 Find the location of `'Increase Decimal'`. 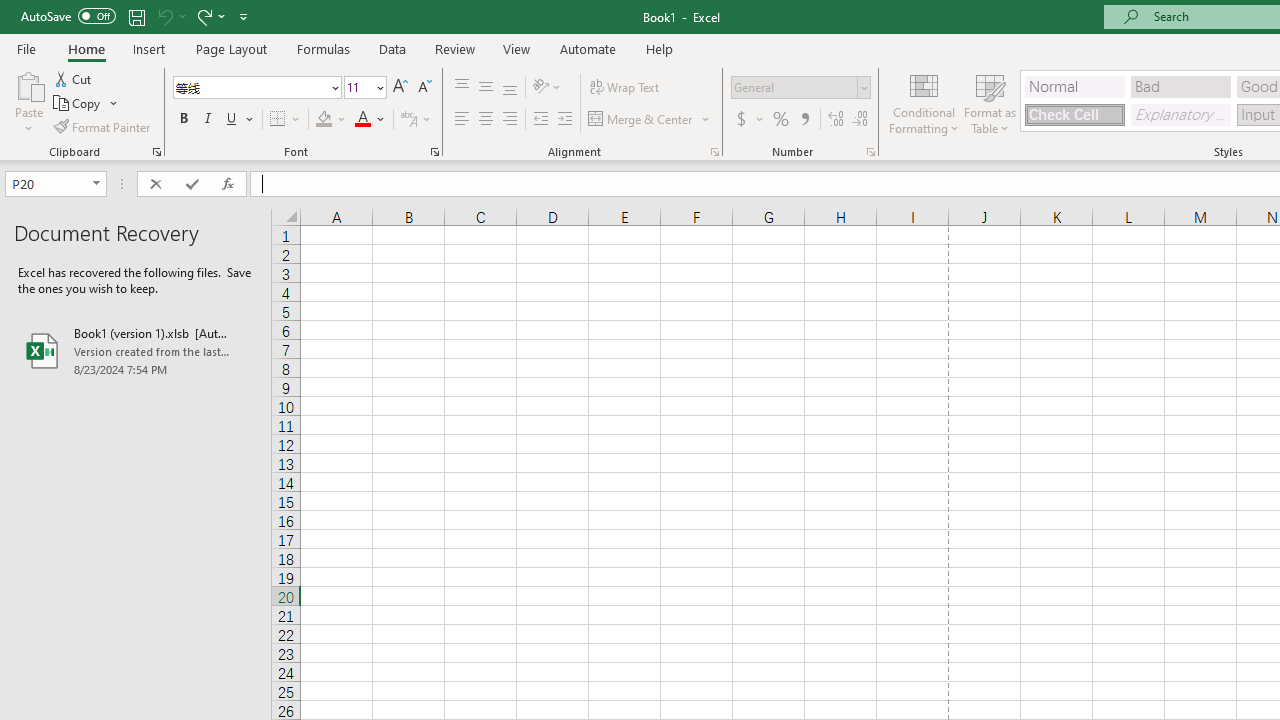

'Increase Decimal' is located at coordinates (836, 119).